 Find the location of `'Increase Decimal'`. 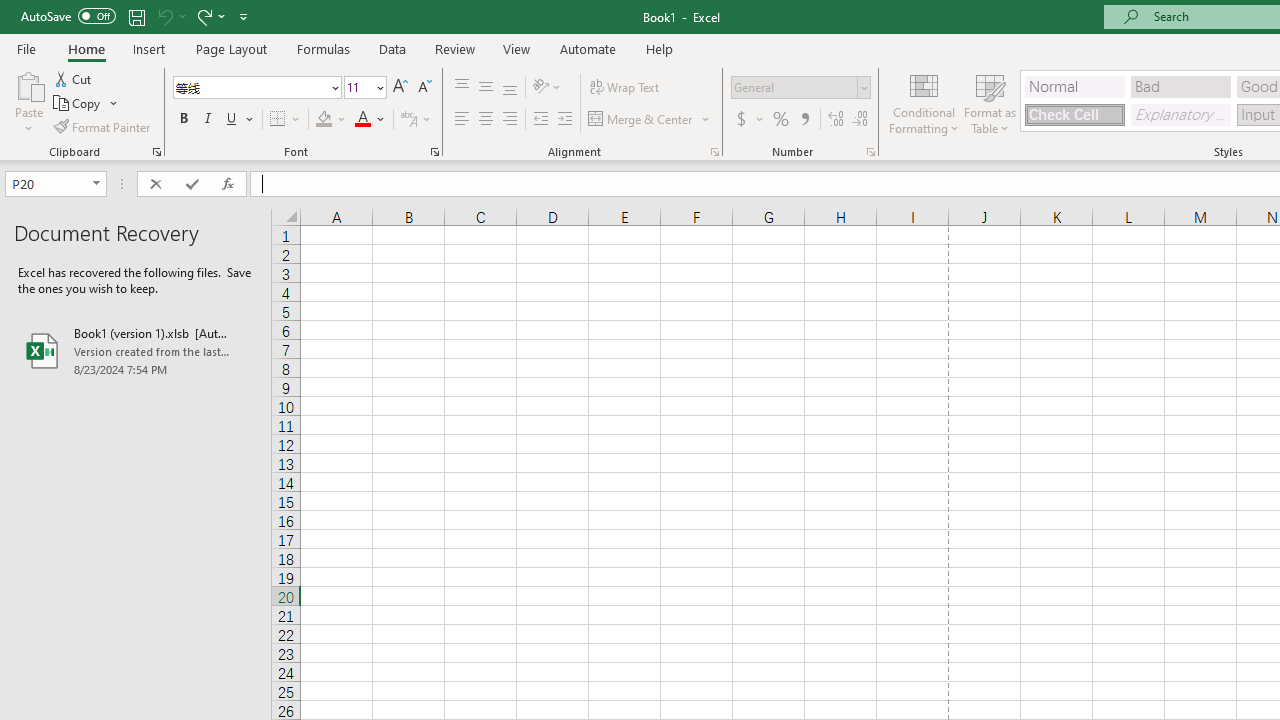

'Increase Decimal' is located at coordinates (836, 119).